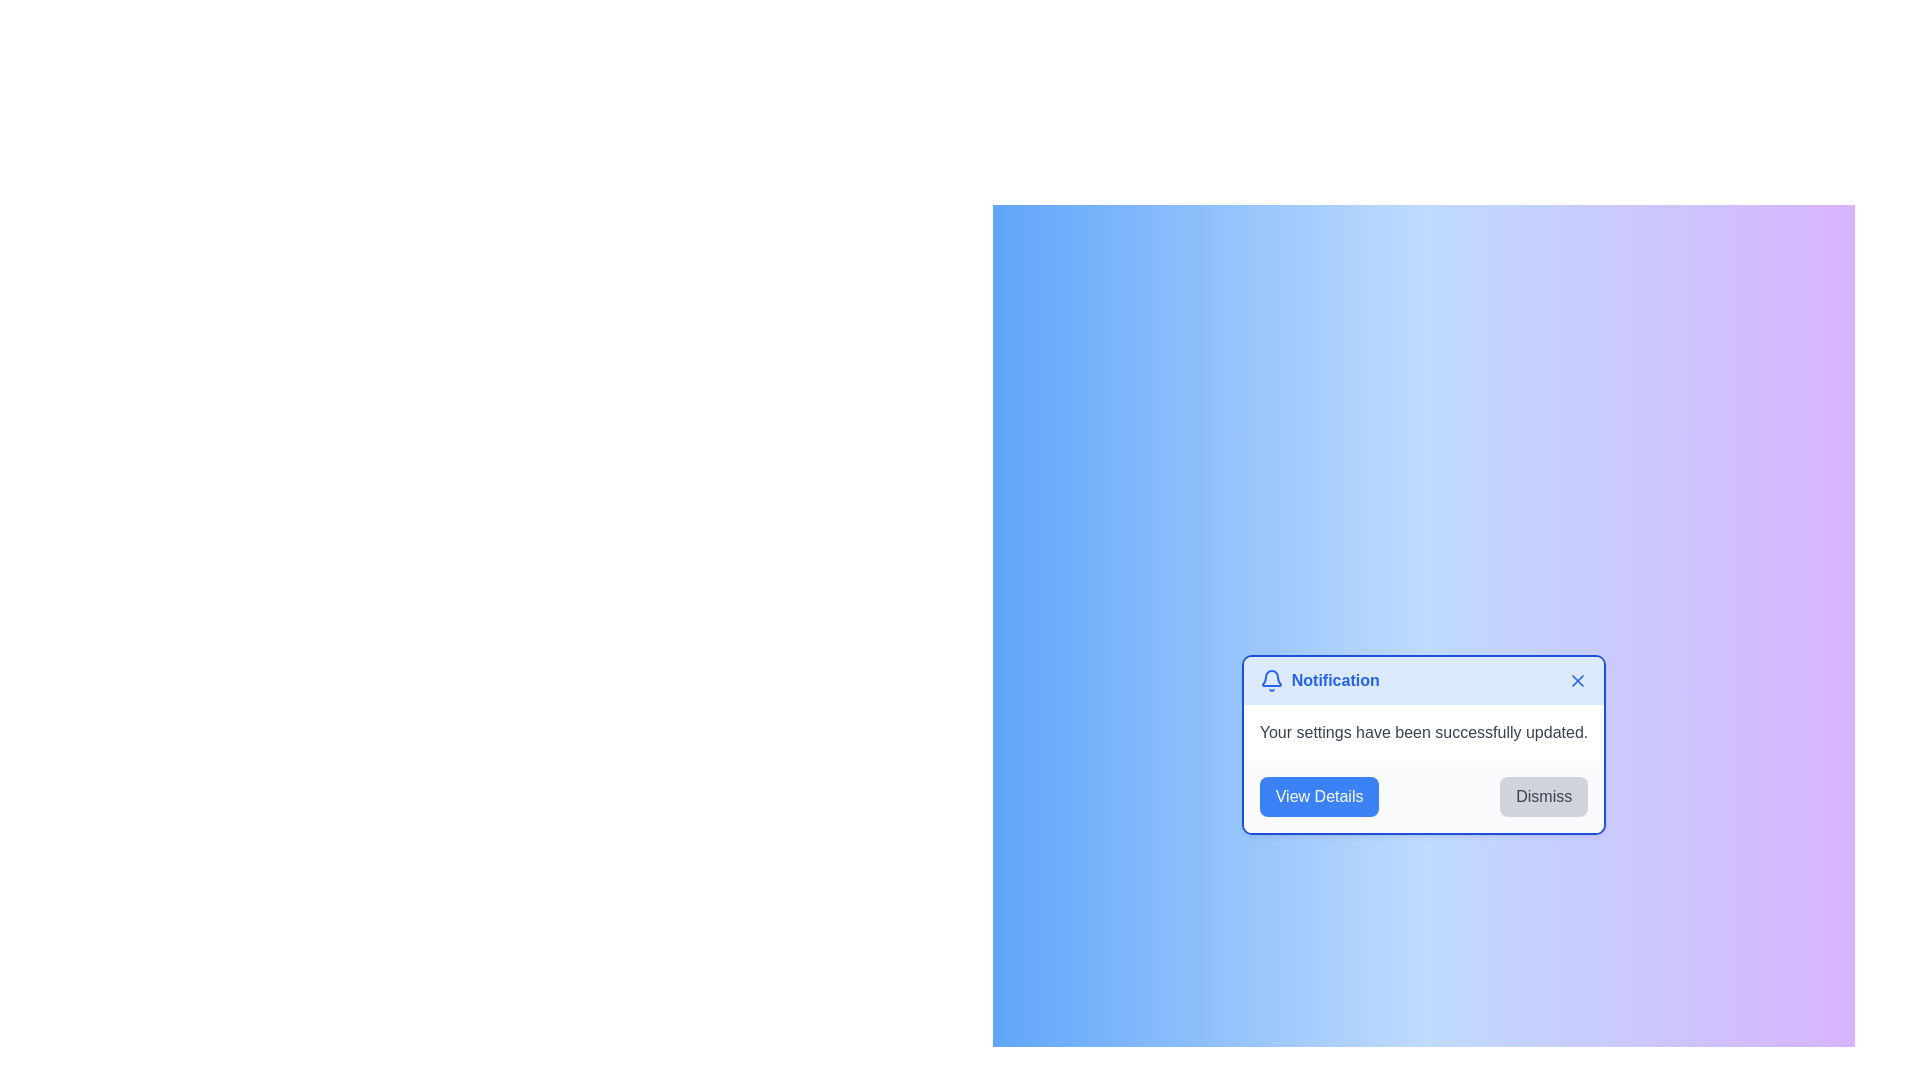  Describe the element at coordinates (1423, 732) in the screenshot. I see `the Text Display element that shows a confirmation message for successfully updated settings, located in the middle of the notification dialog box above the 'View Details' and 'Dismiss' buttons` at that location.